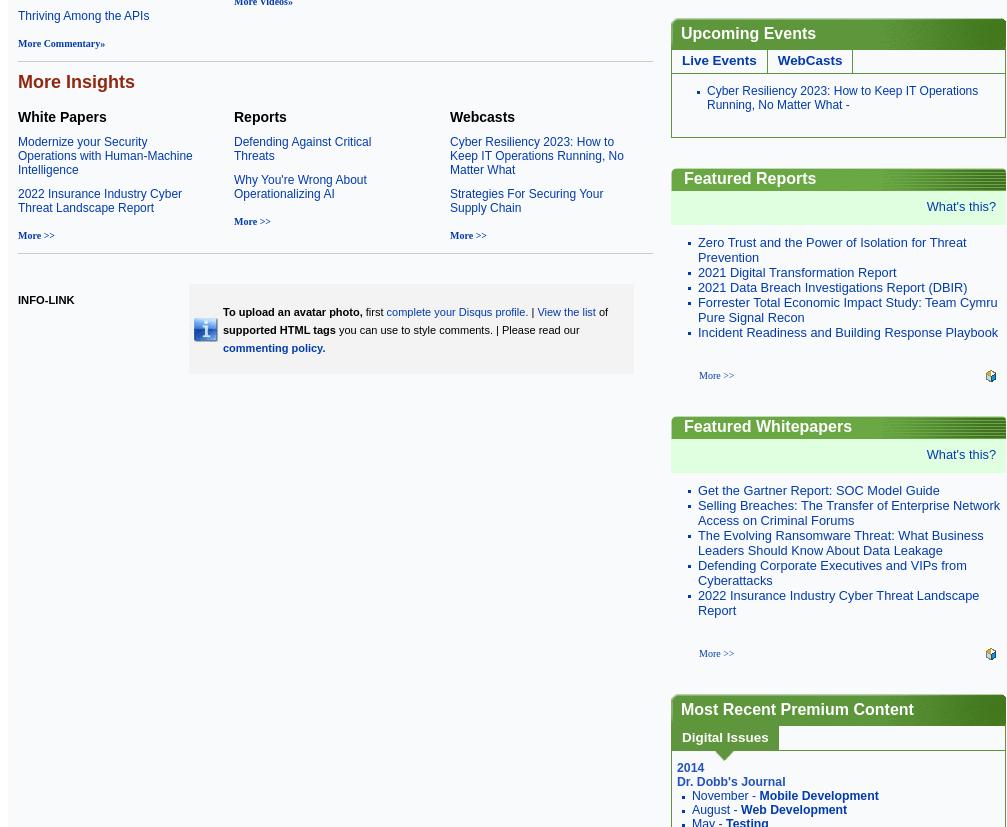 The height and width of the screenshot is (827, 1007). What do you see at coordinates (302, 149) in the screenshot?
I see `'Defending Against Critical Threats'` at bounding box center [302, 149].